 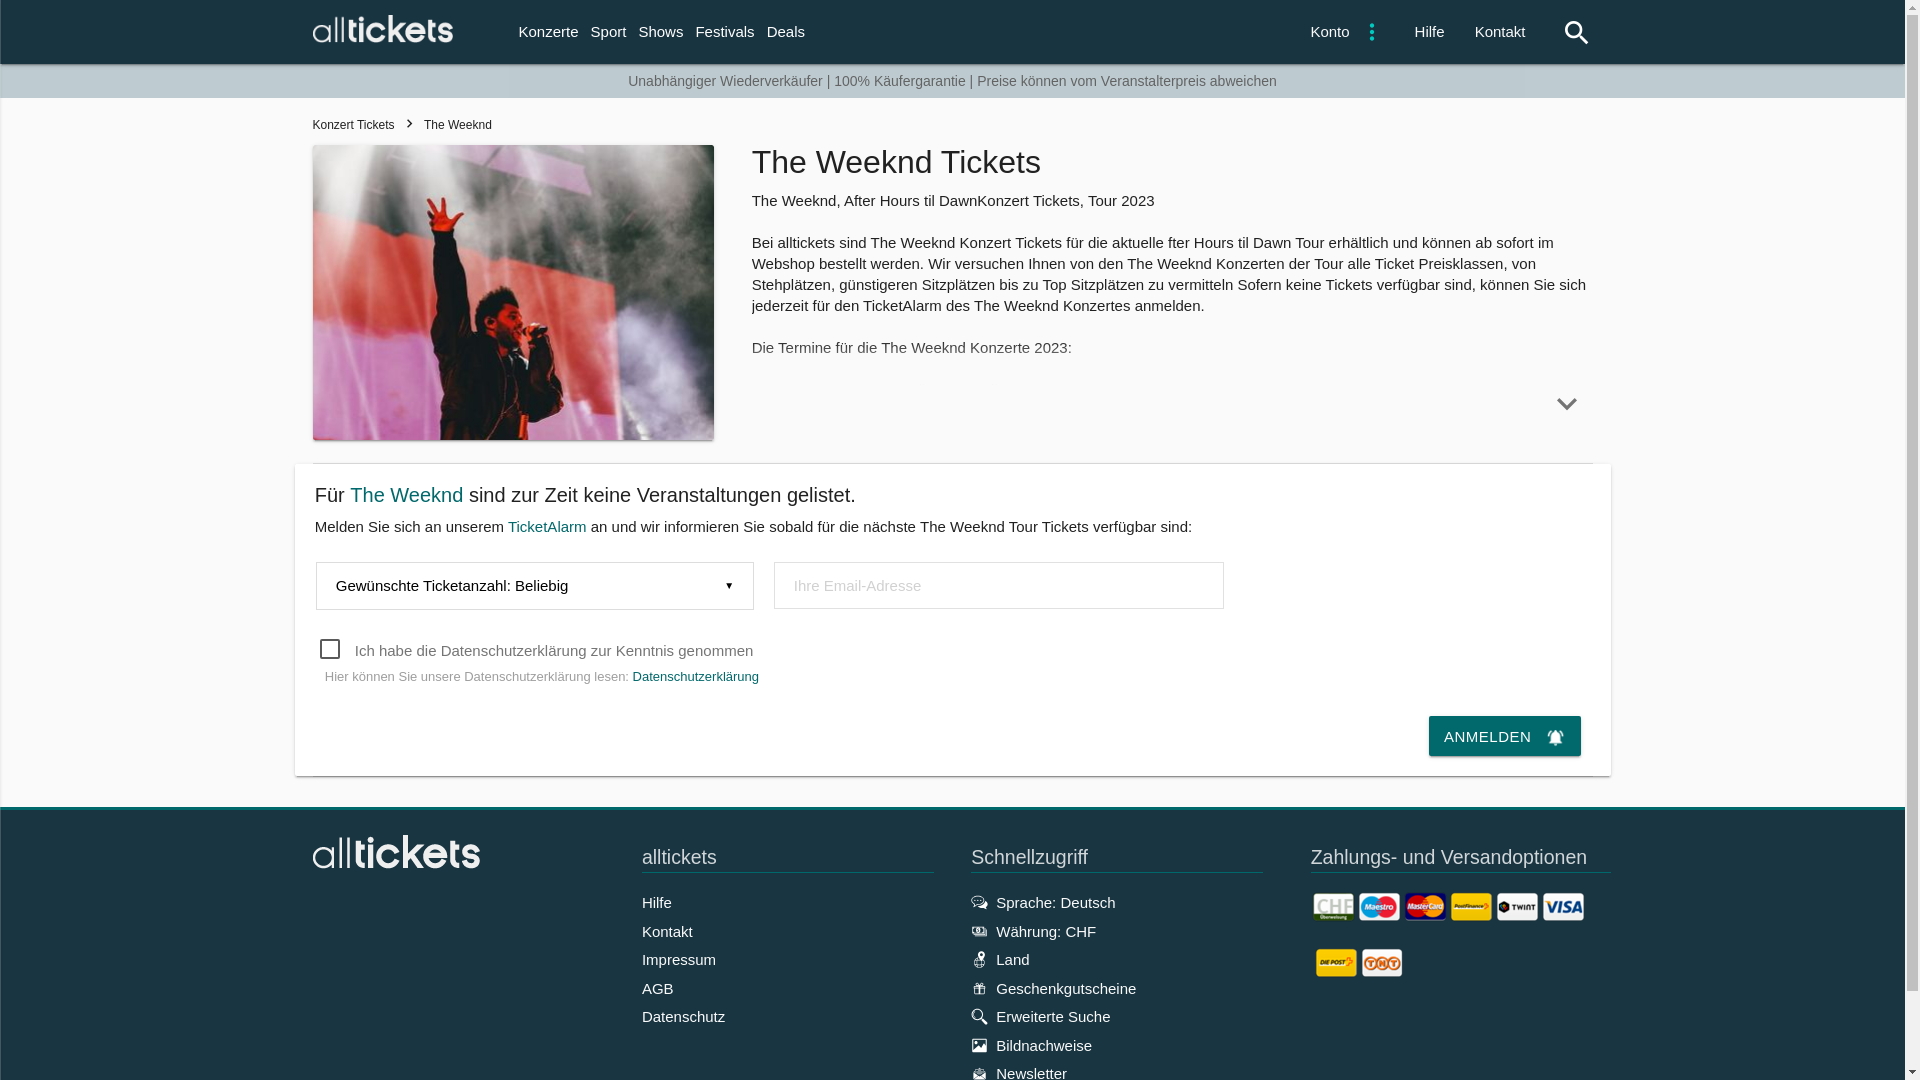 I want to click on 'Festivals', so click(x=723, y=31).